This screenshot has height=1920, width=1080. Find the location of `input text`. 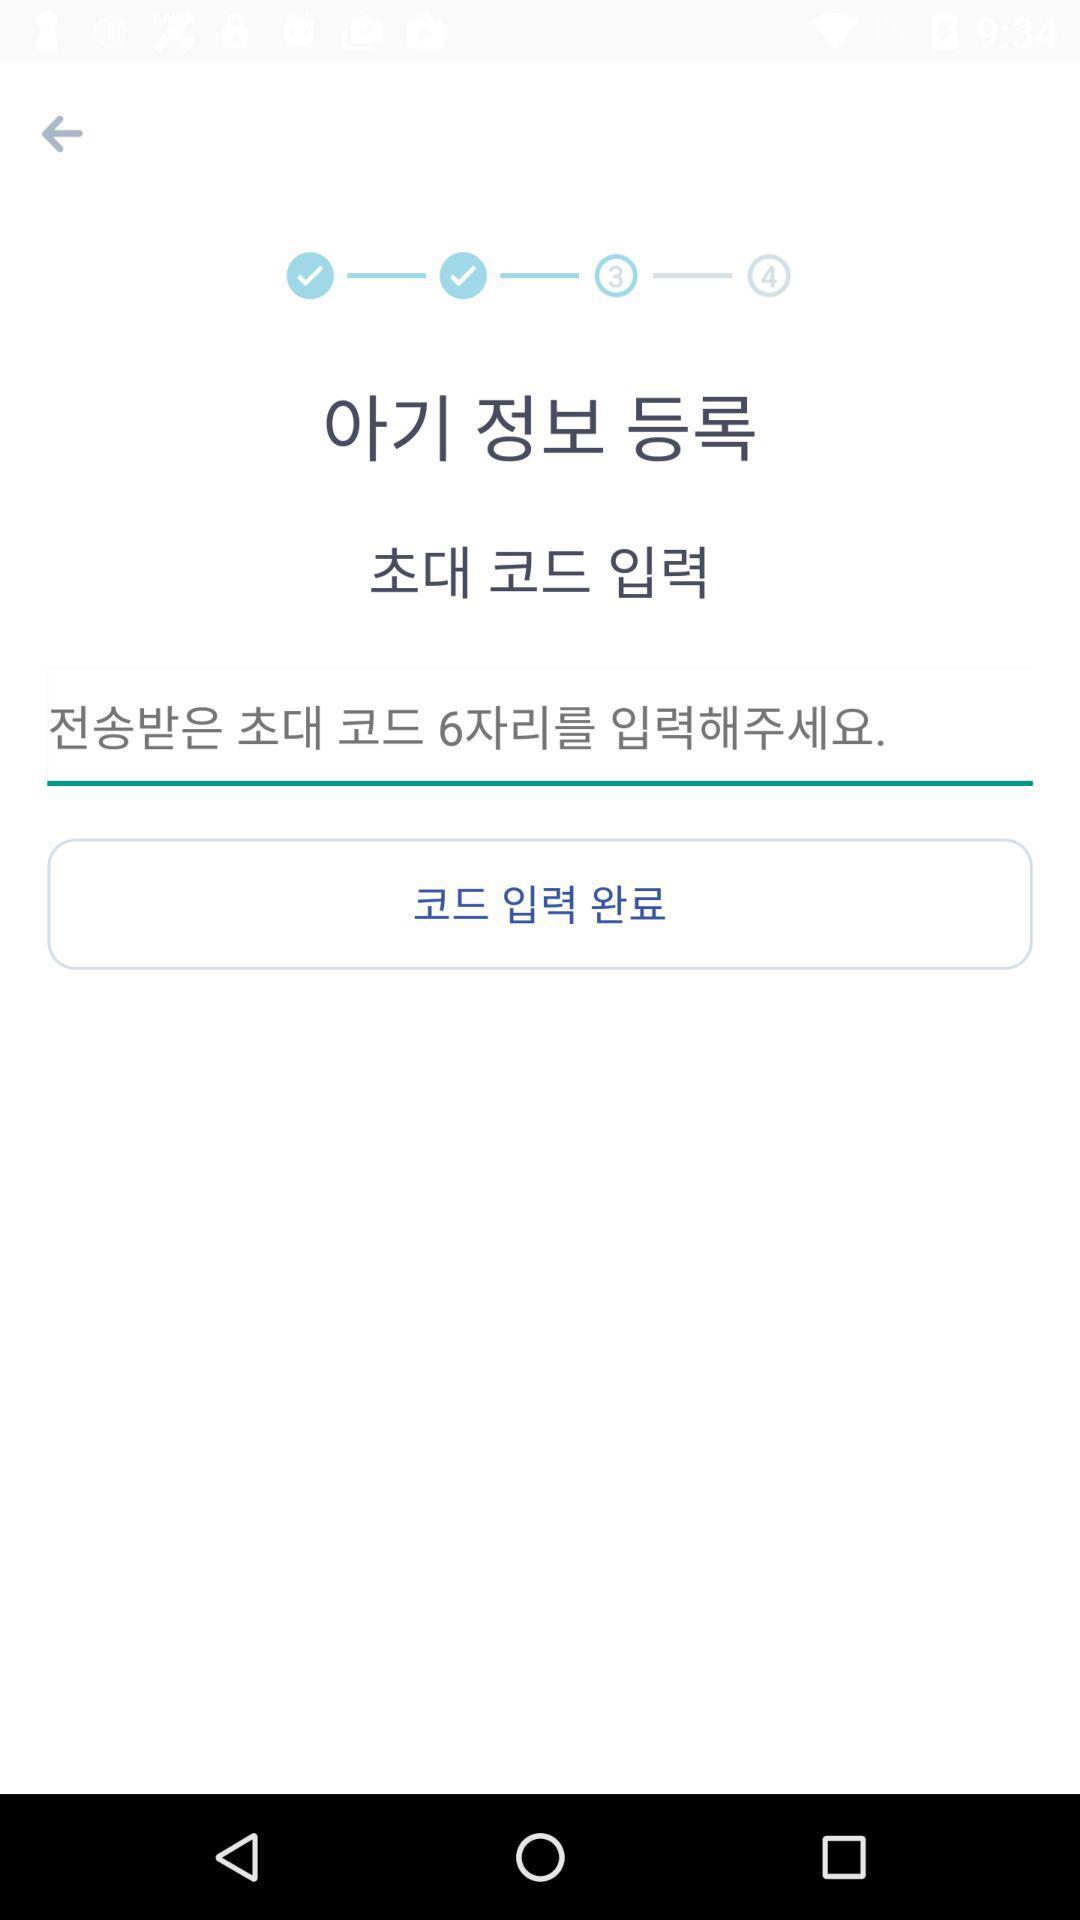

input text is located at coordinates (540, 725).